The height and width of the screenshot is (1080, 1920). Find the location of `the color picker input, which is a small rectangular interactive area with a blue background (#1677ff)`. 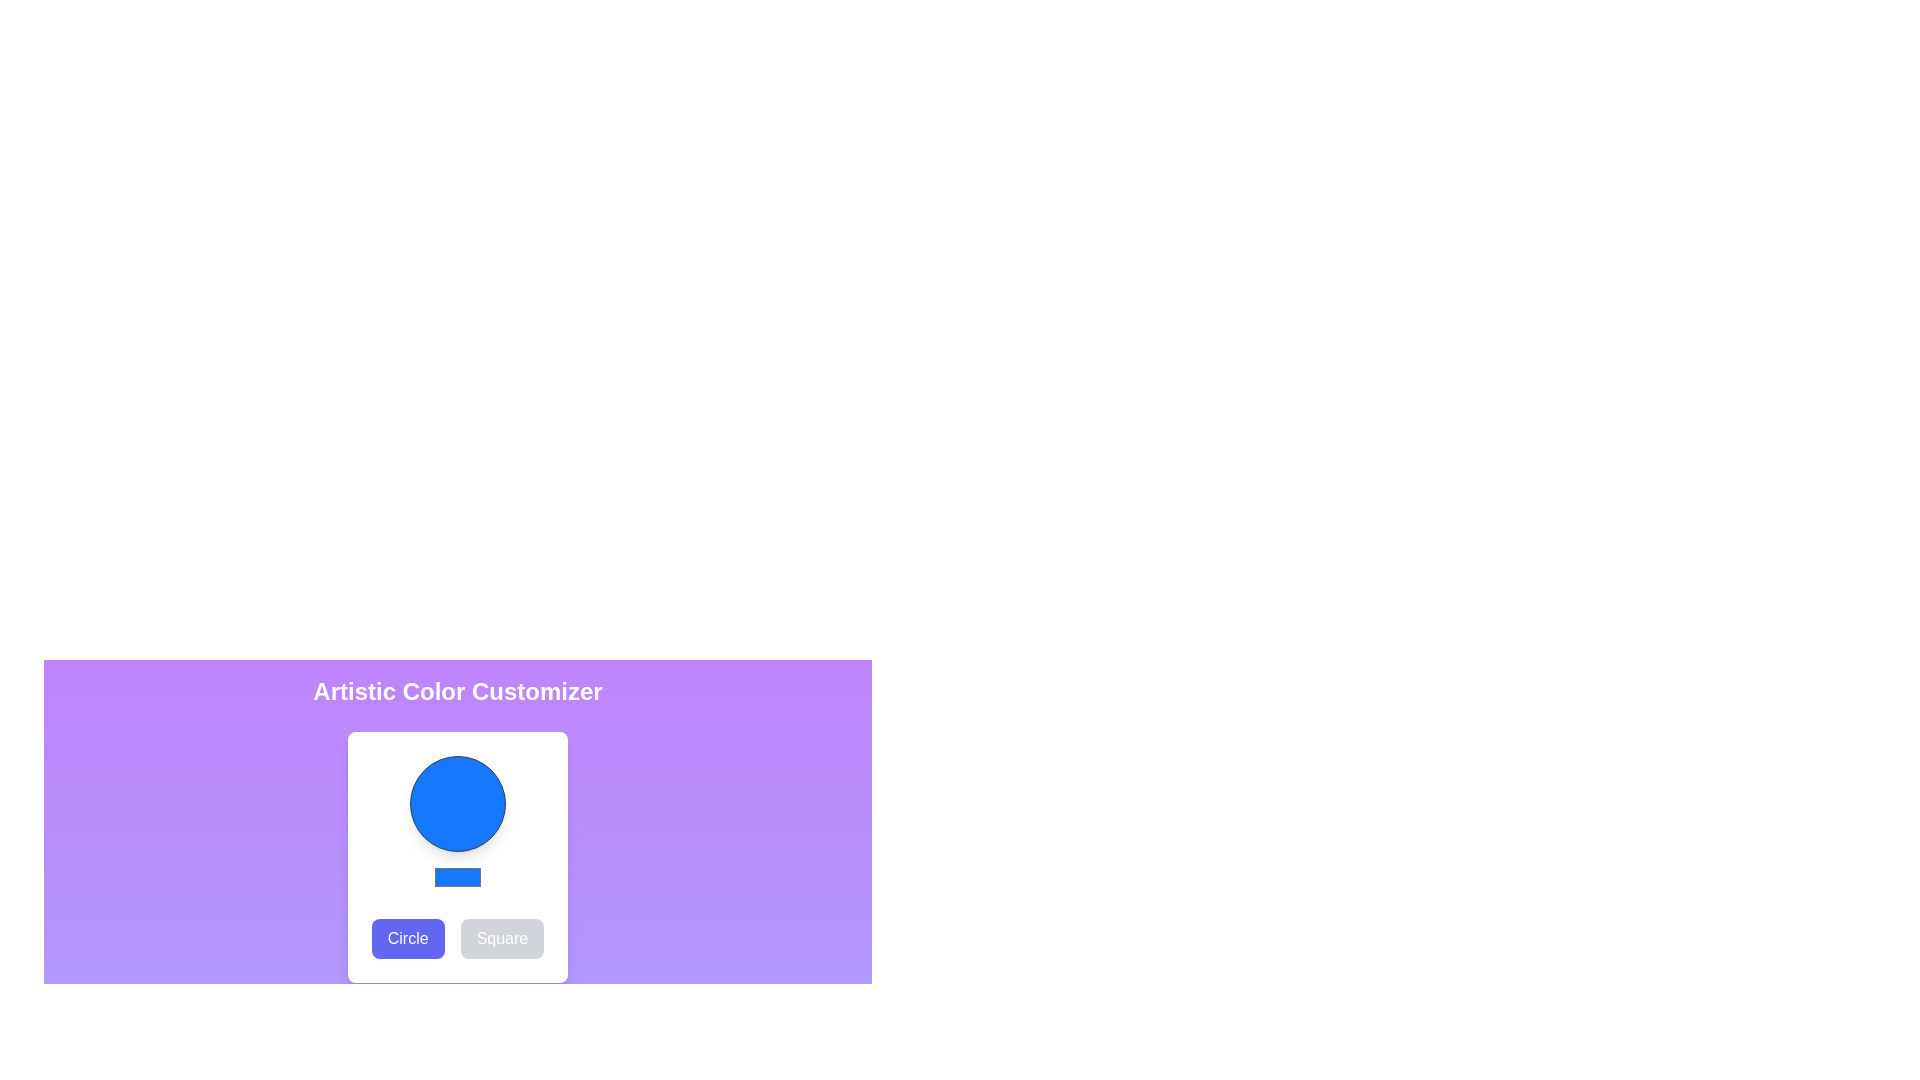

the color picker input, which is a small rectangular interactive area with a blue background (#1677ff) is located at coordinates (456, 876).